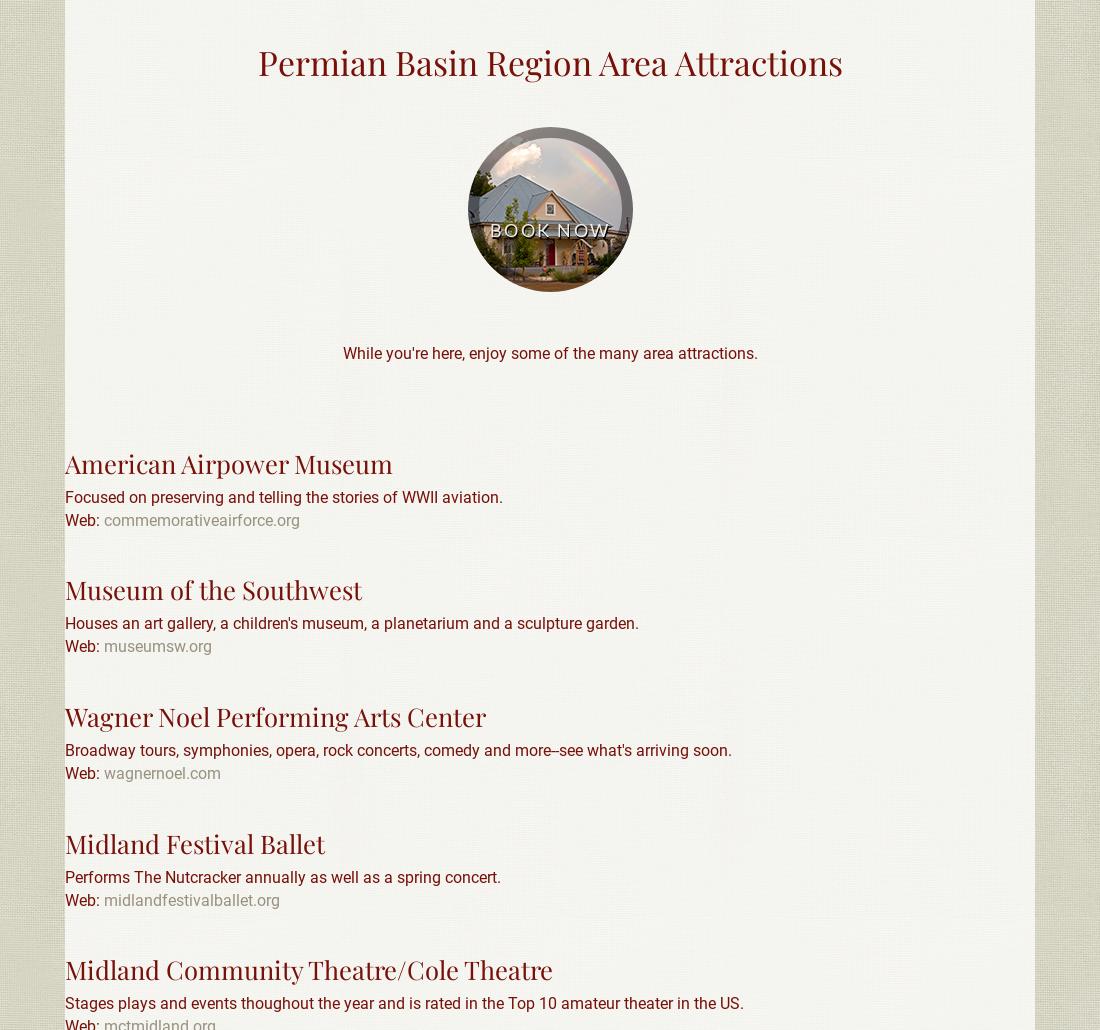 The image size is (1100, 1030). Describe the element at coordinates (398, 750) in the screenshot. I see `'Broadway tours, symphonies, opera, rock concerts, comedy and more--see what's arriving soon.'` at that location.